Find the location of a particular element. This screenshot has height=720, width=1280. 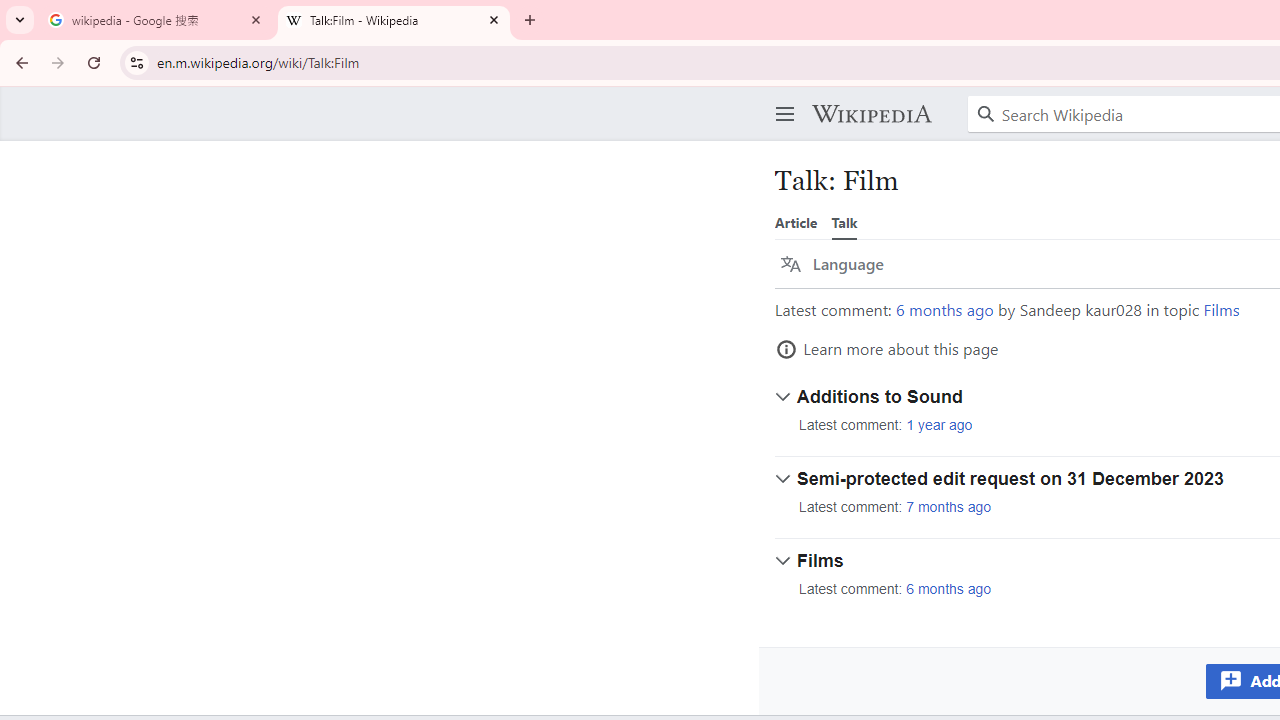

'Films' is located at coordinates (1220, 309).